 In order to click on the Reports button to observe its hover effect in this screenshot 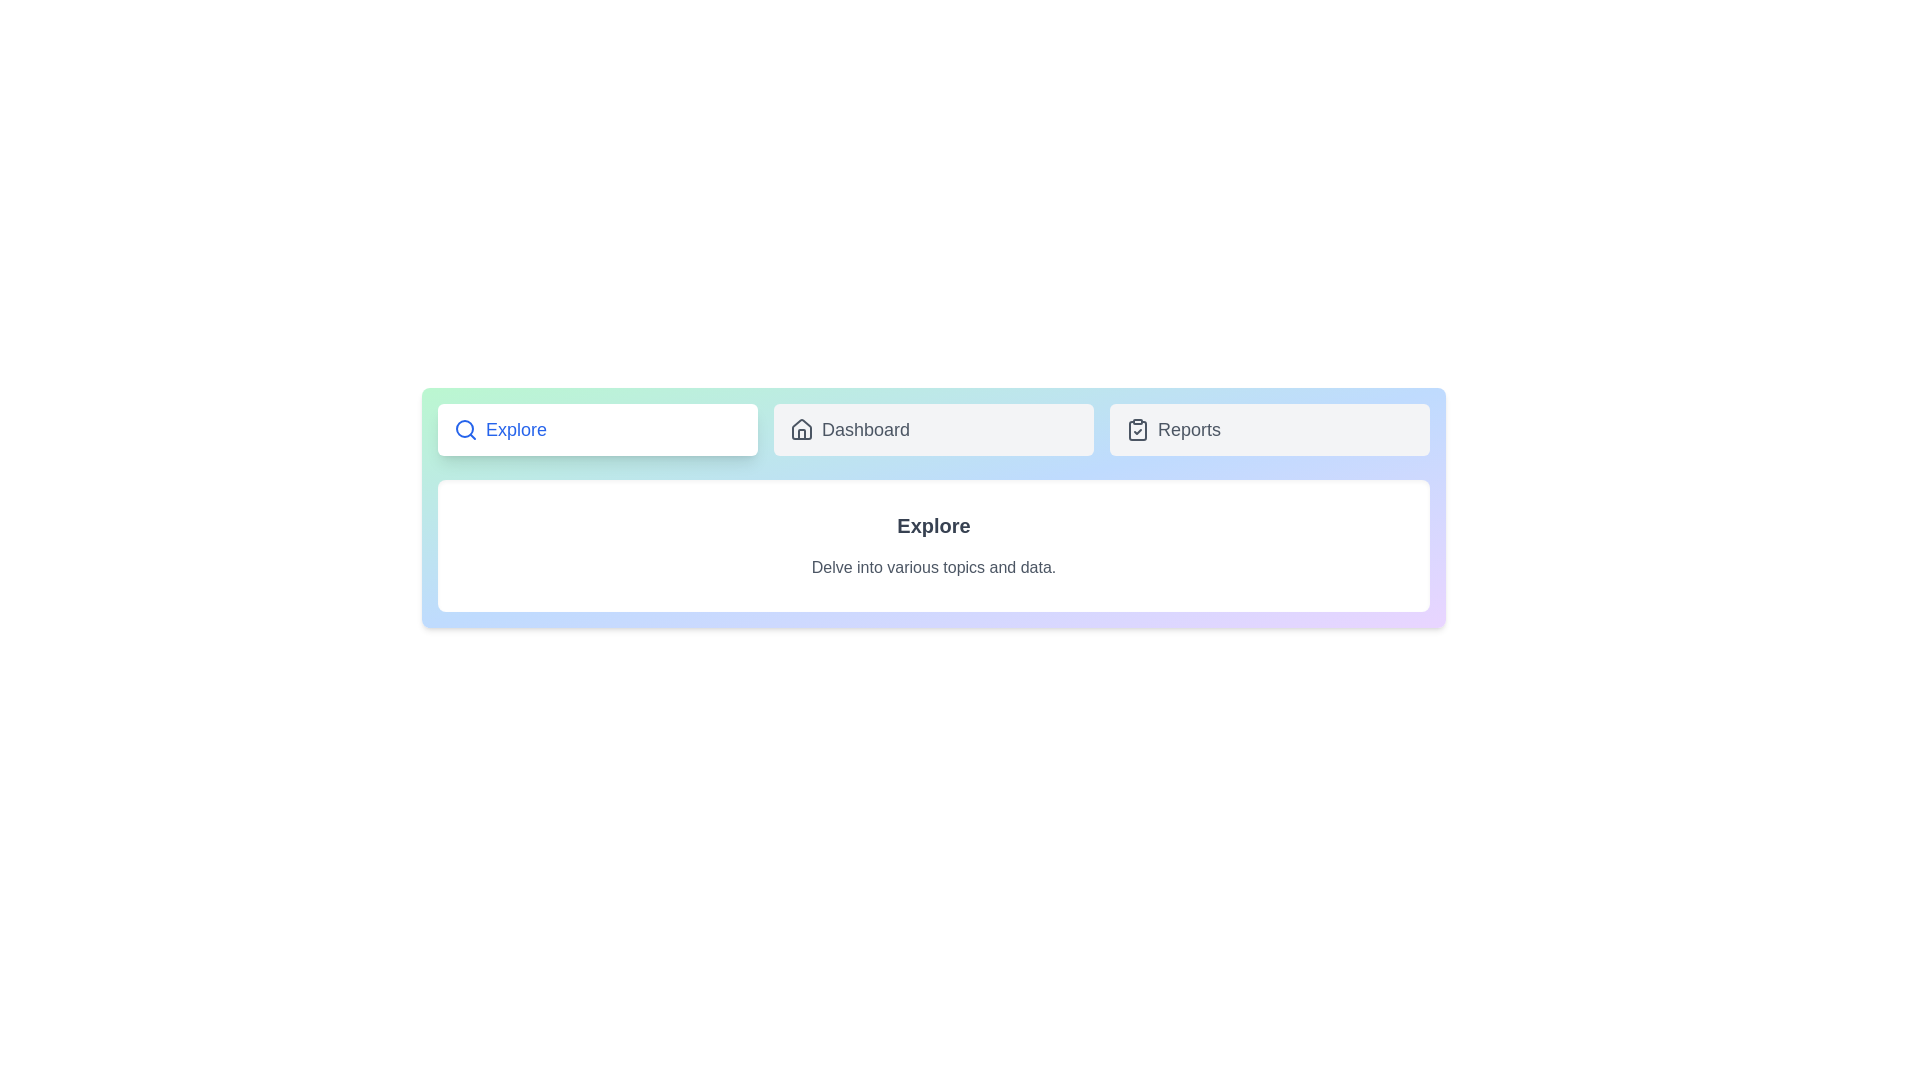, I will do `click(1269, 428)`.